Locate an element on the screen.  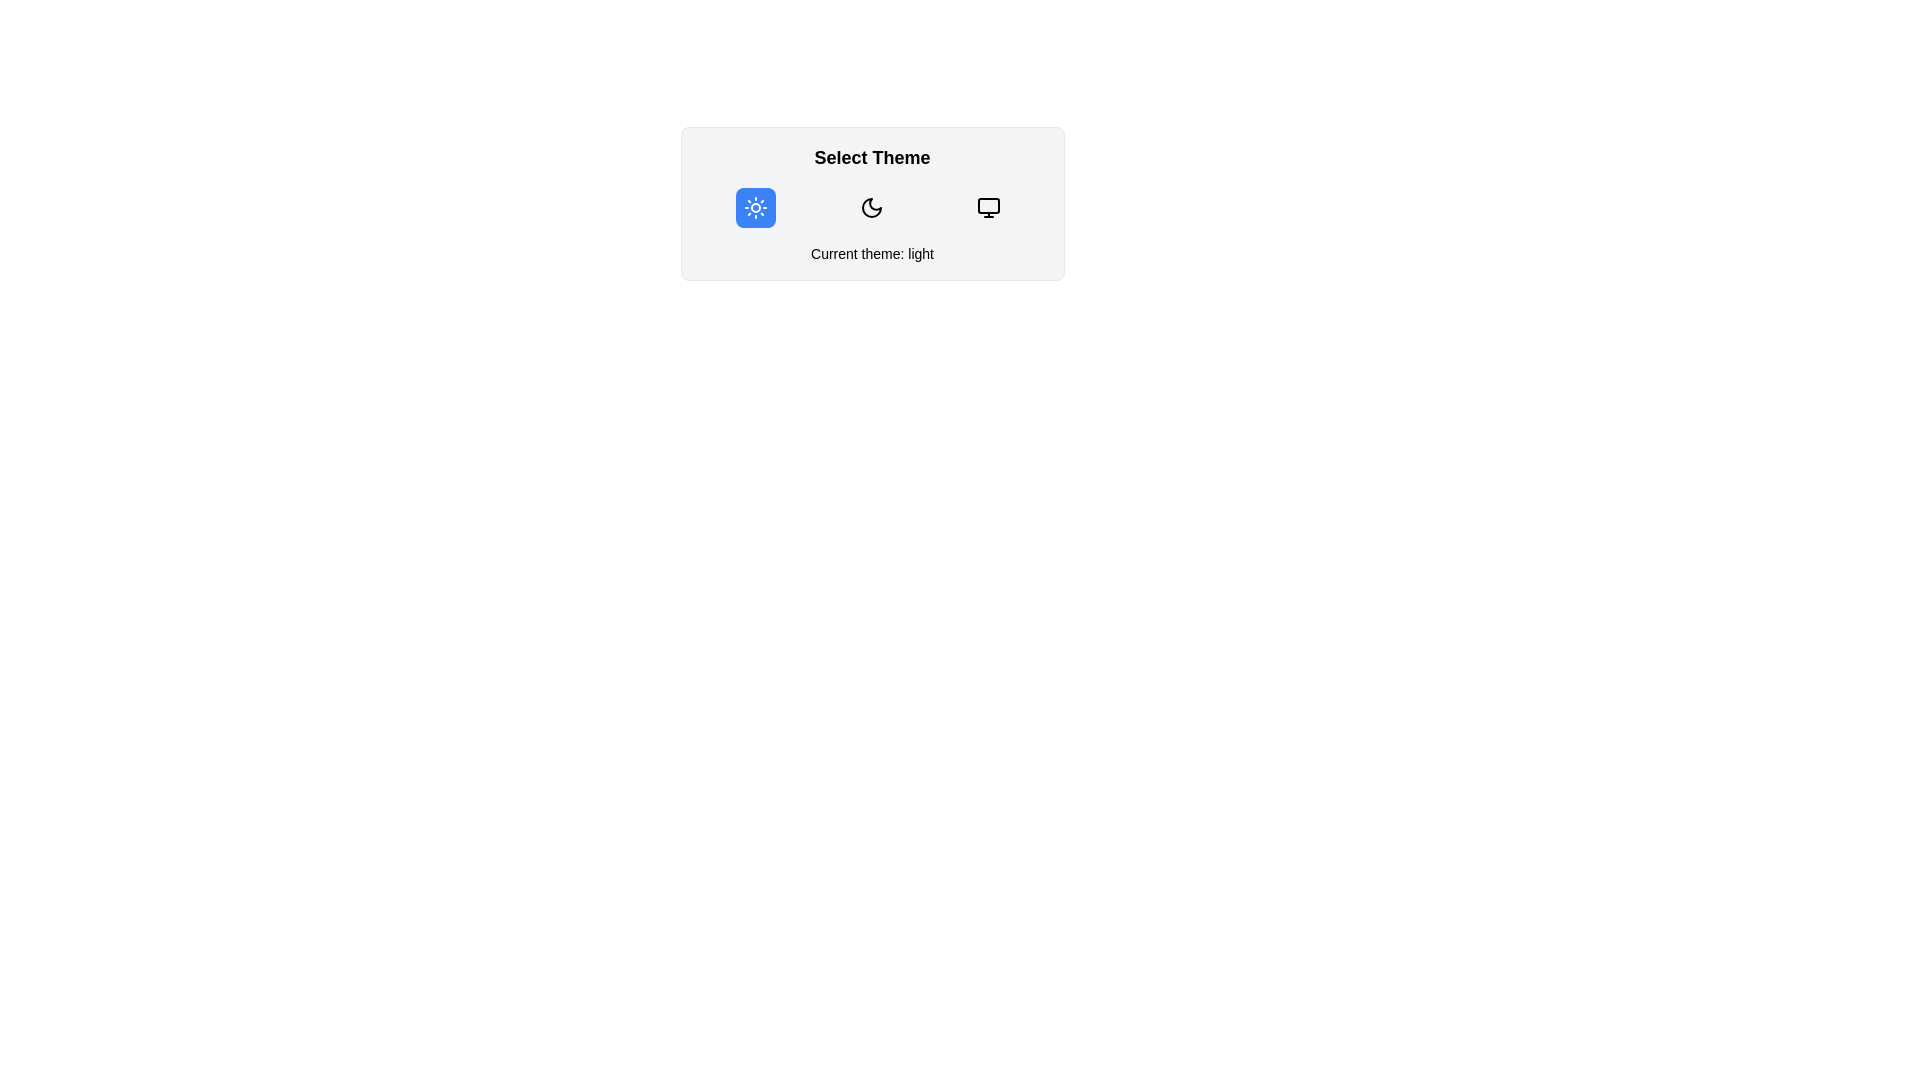
the blue rounded rectangle button with a white sun icon located in the theme selection interface is located at coordinates (754, 208).